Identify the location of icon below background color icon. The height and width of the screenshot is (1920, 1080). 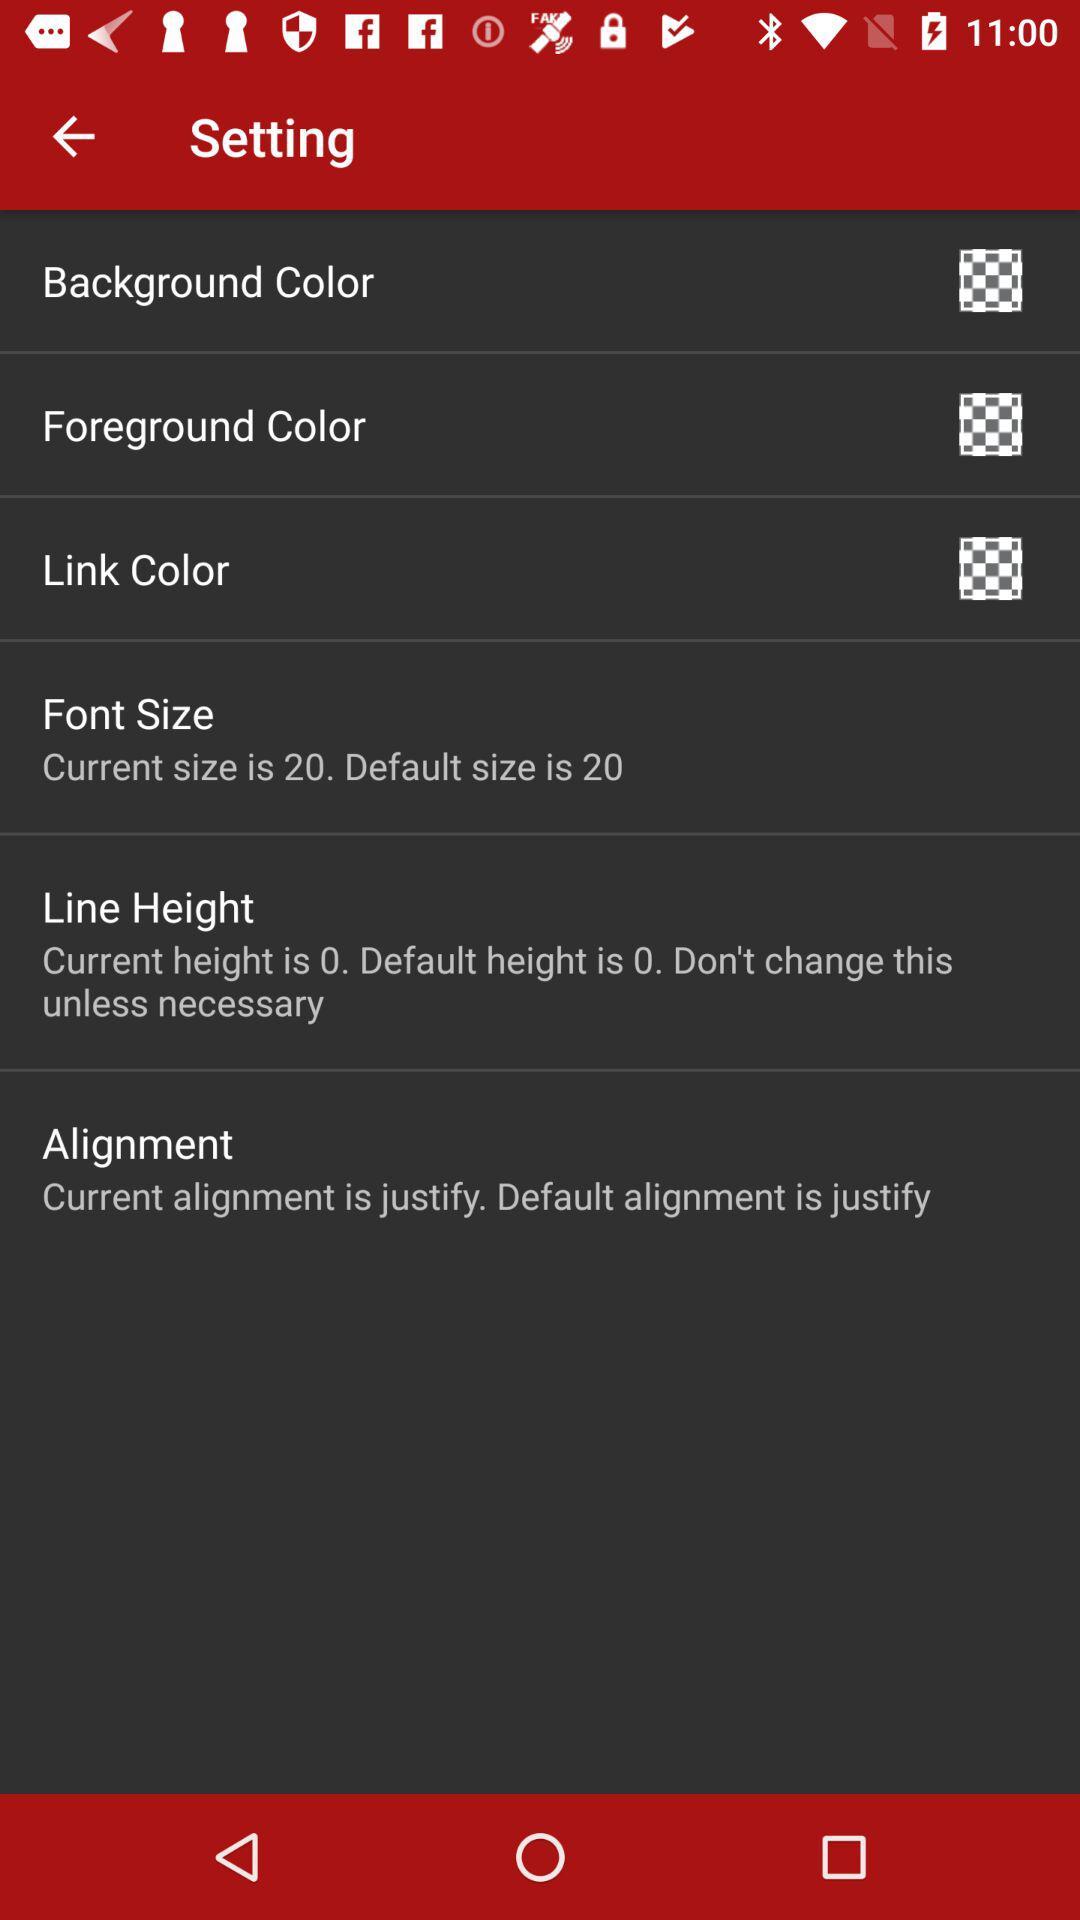
(204, 423).